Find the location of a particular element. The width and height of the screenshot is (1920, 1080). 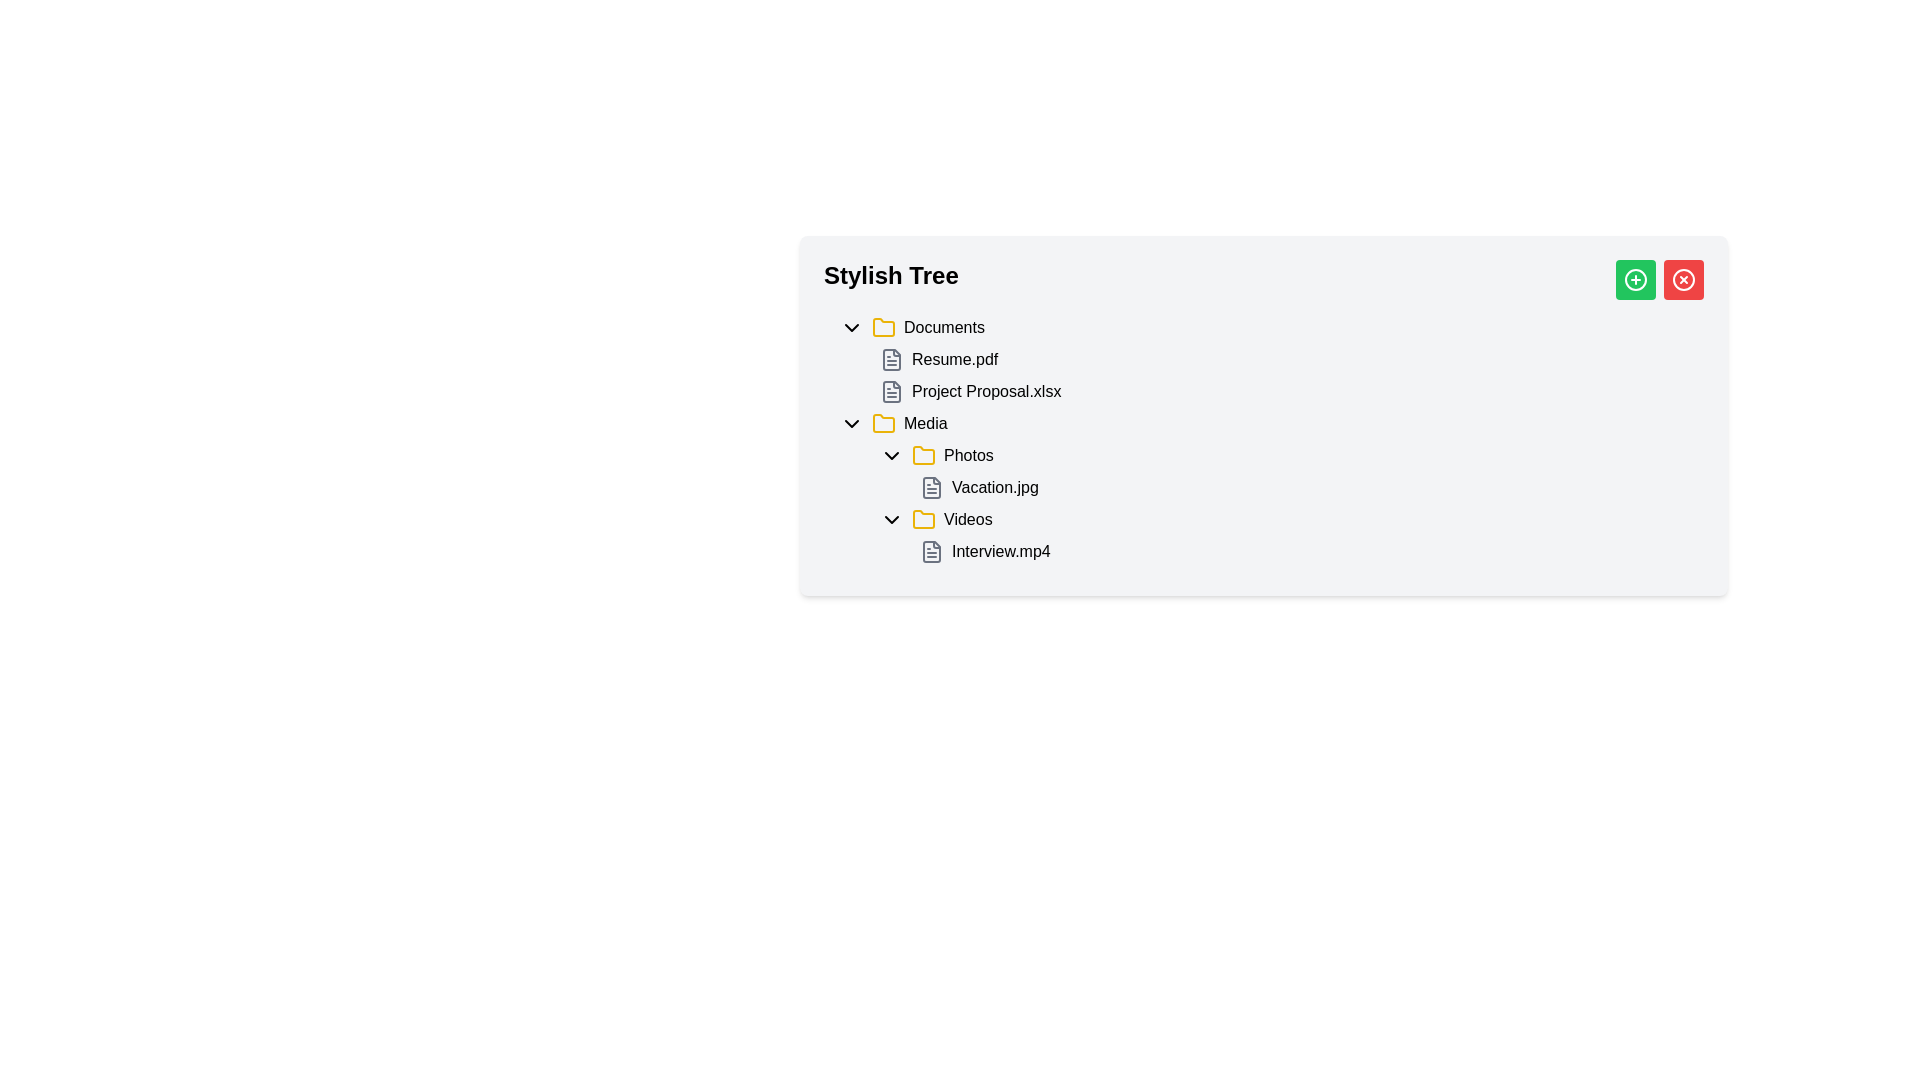

the Text label for the file named 'Vacation.jpg' located under the 'Photos' folder in the tree navigation system is located at coordinates (995, 488).